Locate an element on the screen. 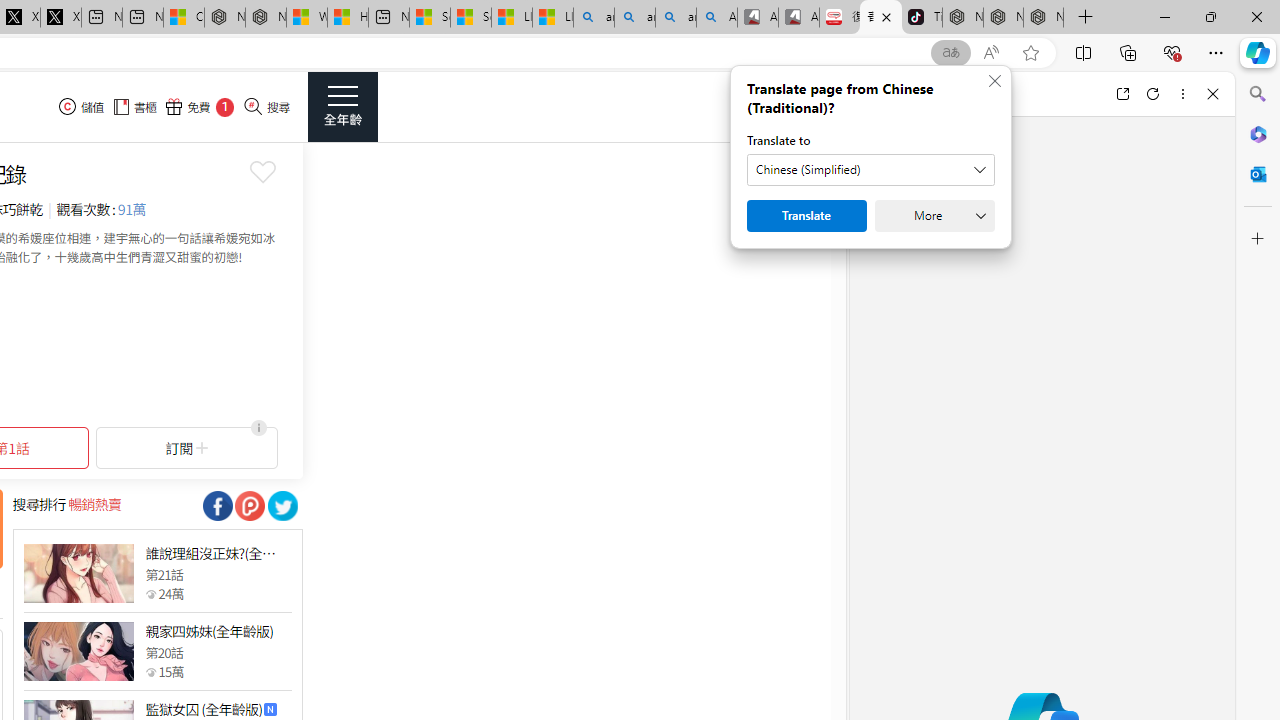  'Open link in new tab' is located at coordinates (1122, 93).